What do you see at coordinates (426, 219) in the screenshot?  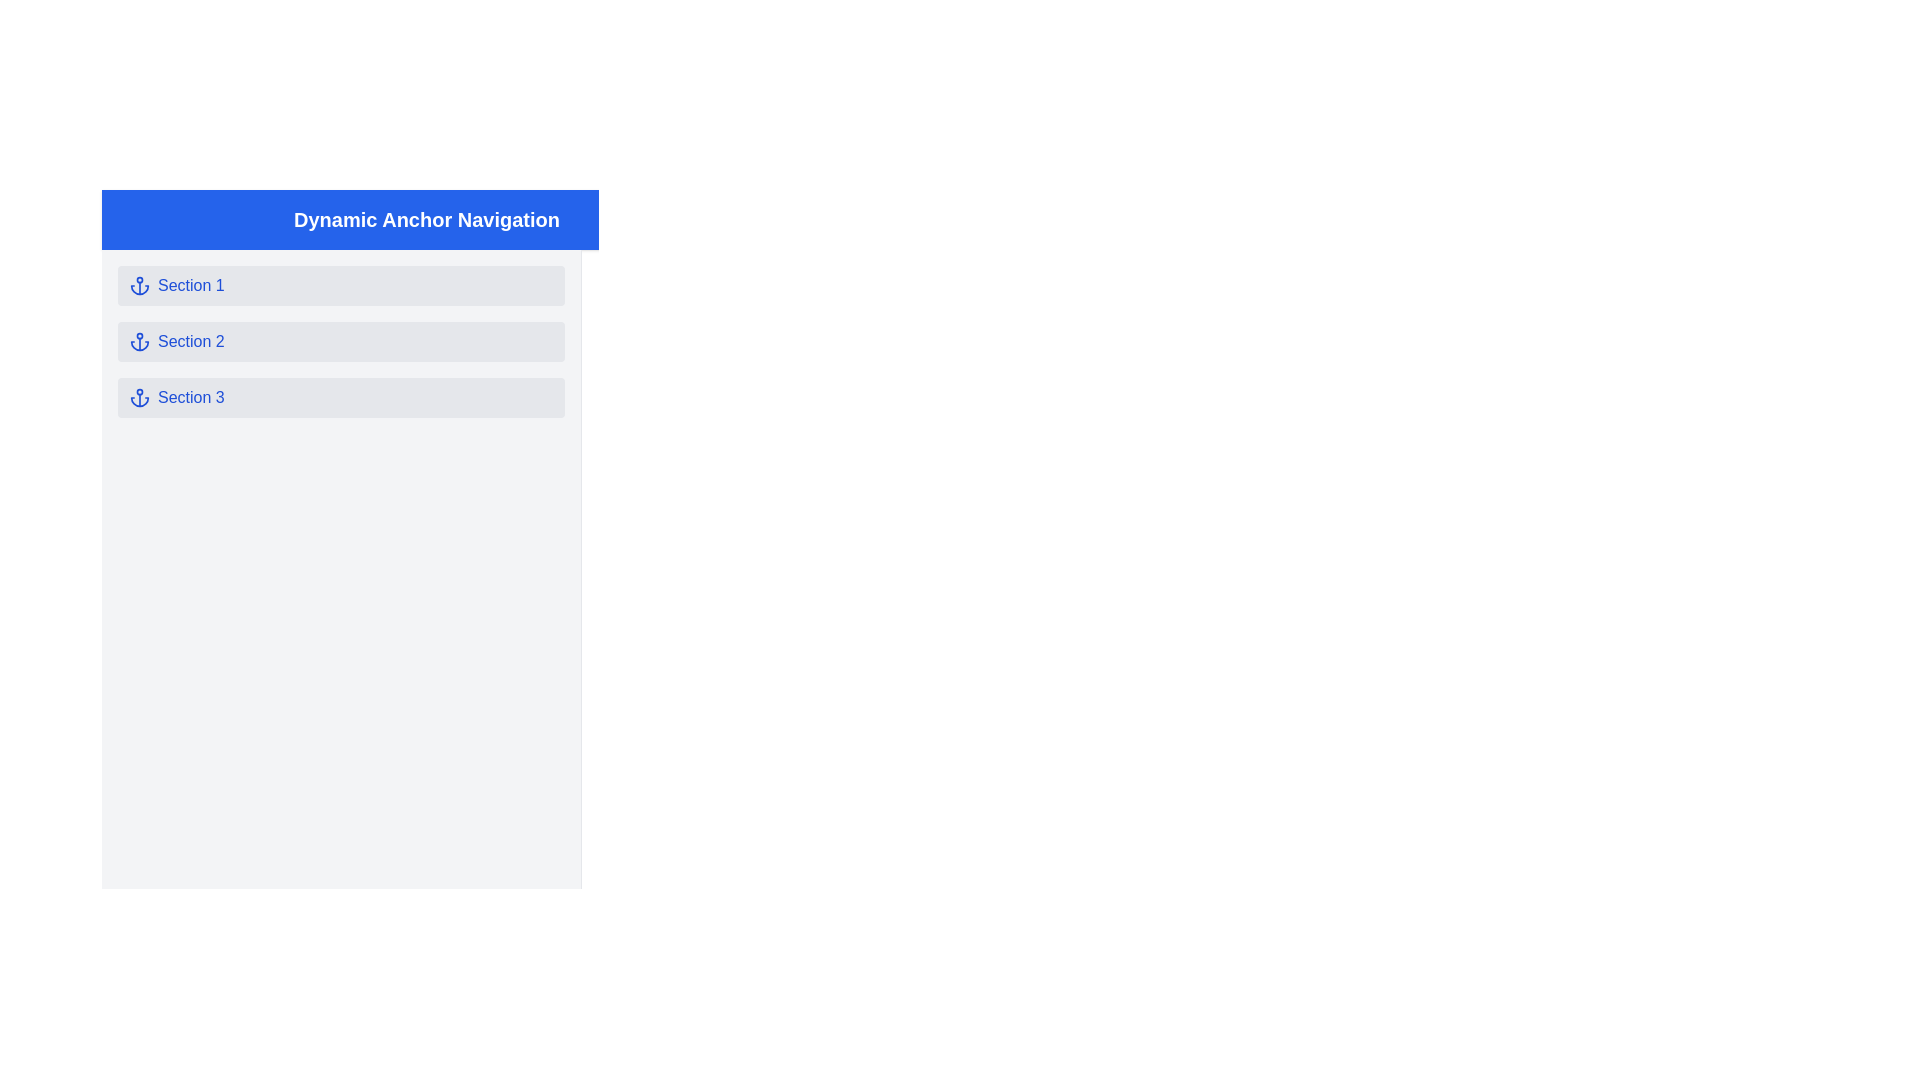 I see `the prominently styled text block that reads 'Dynamic Anchor Navigation', which is a bold and larger text on a solid blue background` at bounding box center [426, 219].